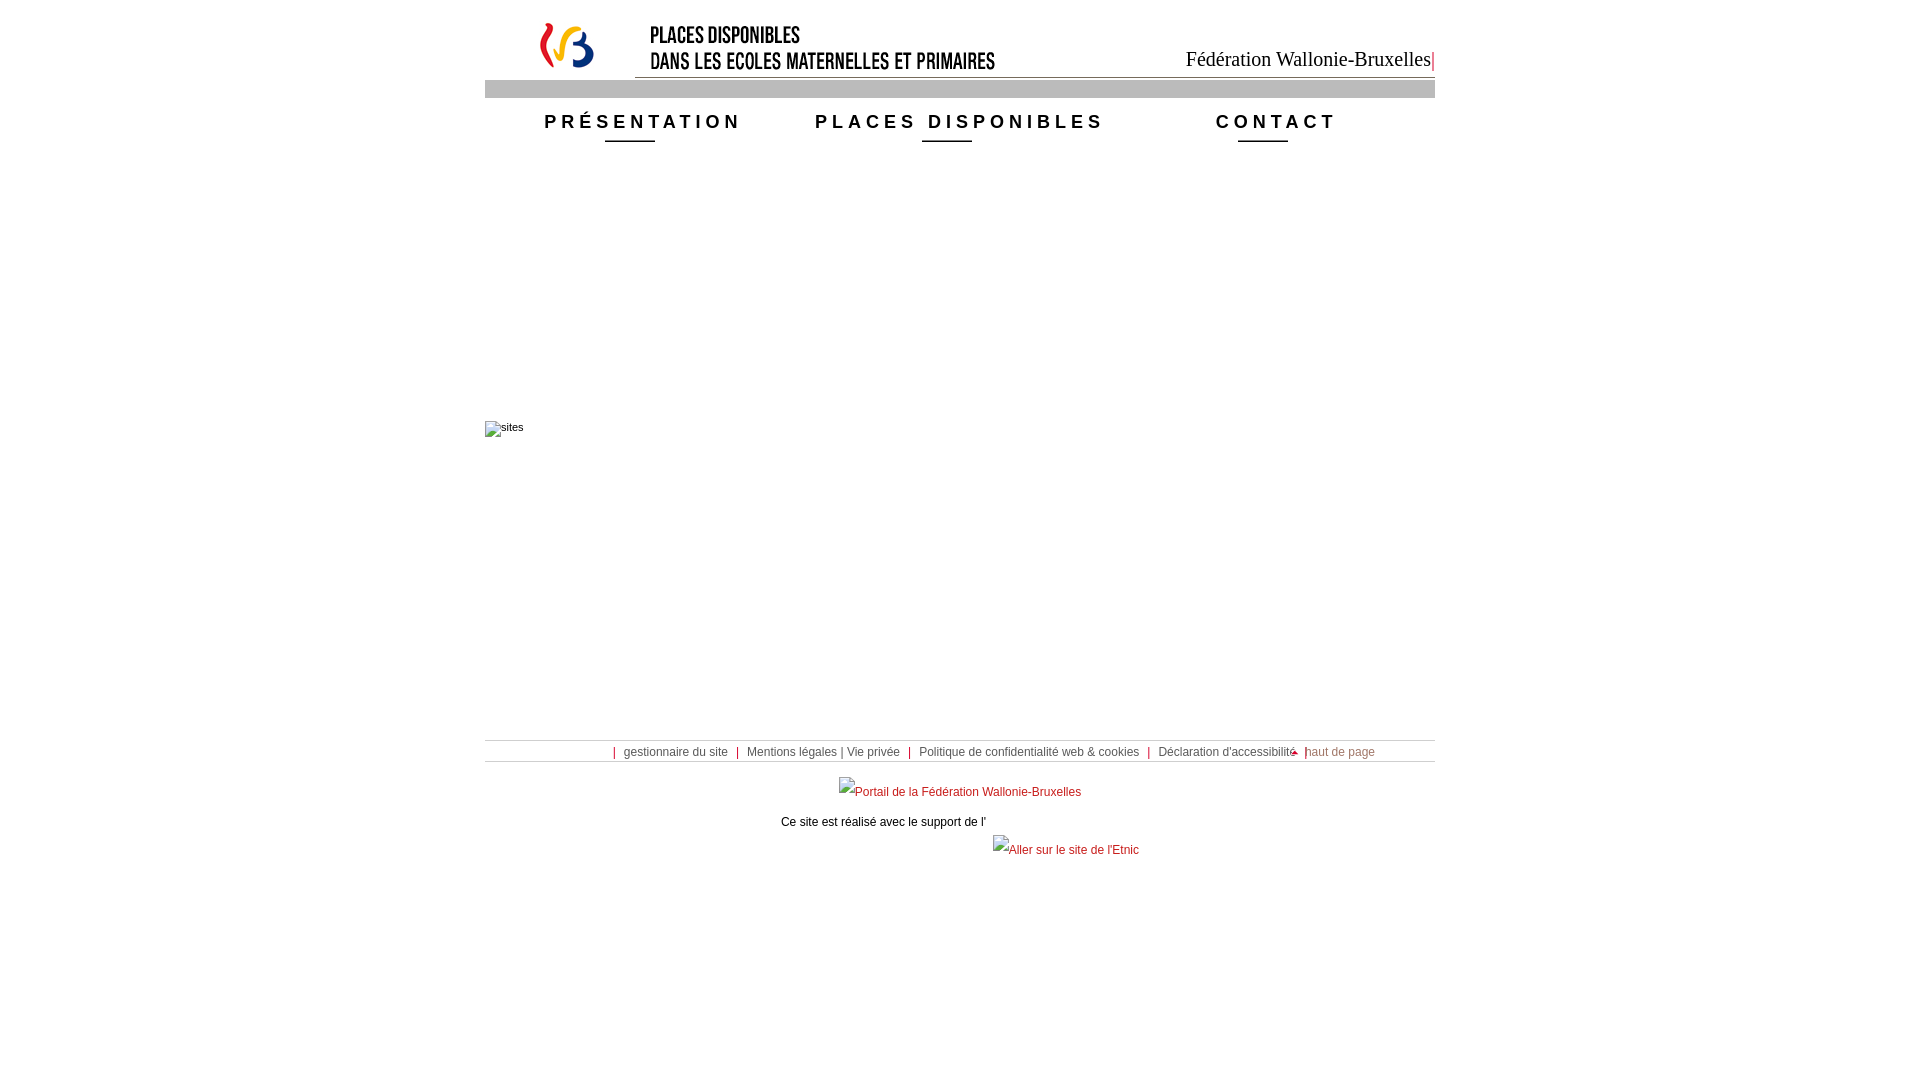 This screenshot has height=1080, width=1920. Describe the element at coordinates (1333, 752) in the screenshot. I see `'haut de page'` at that location.